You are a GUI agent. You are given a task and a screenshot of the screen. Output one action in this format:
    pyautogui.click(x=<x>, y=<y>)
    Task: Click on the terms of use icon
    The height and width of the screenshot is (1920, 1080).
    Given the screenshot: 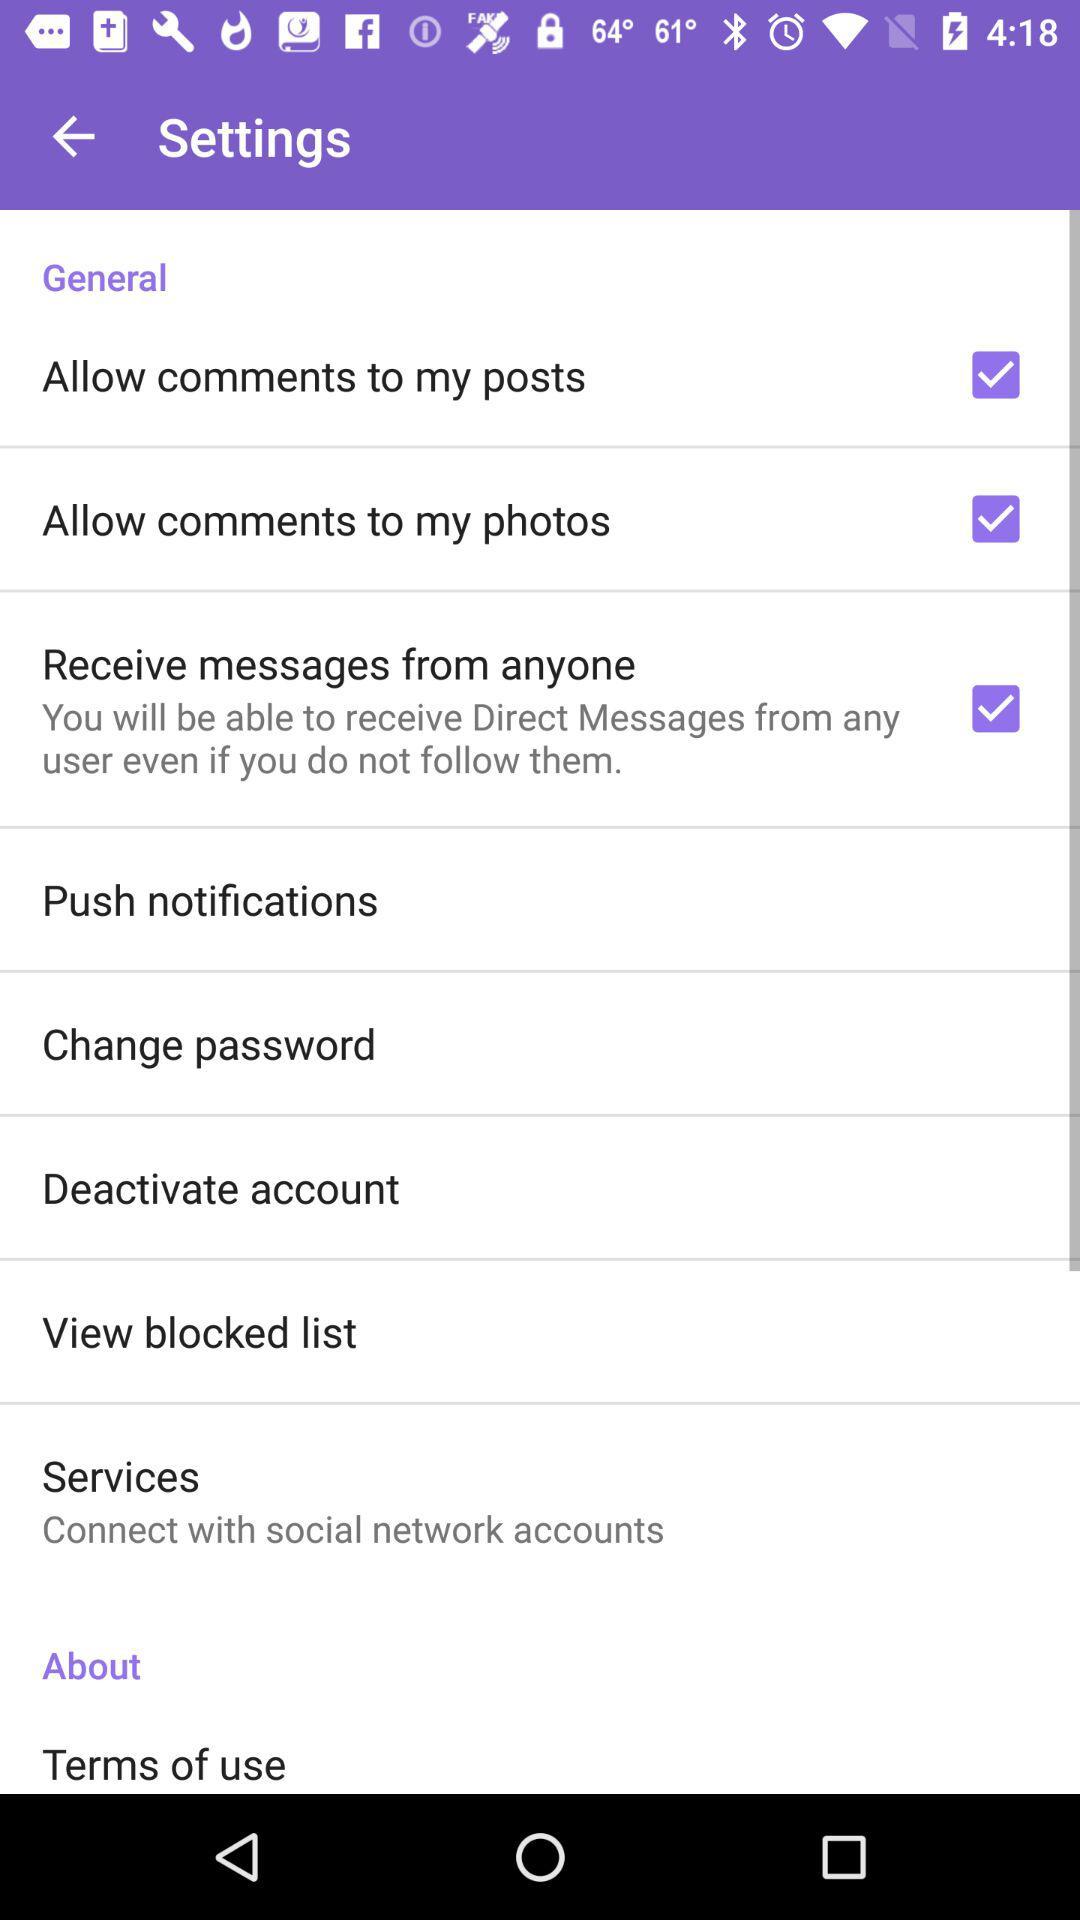 What is the action you would take?
    pyautogui.click(x=163, y=1763)
    